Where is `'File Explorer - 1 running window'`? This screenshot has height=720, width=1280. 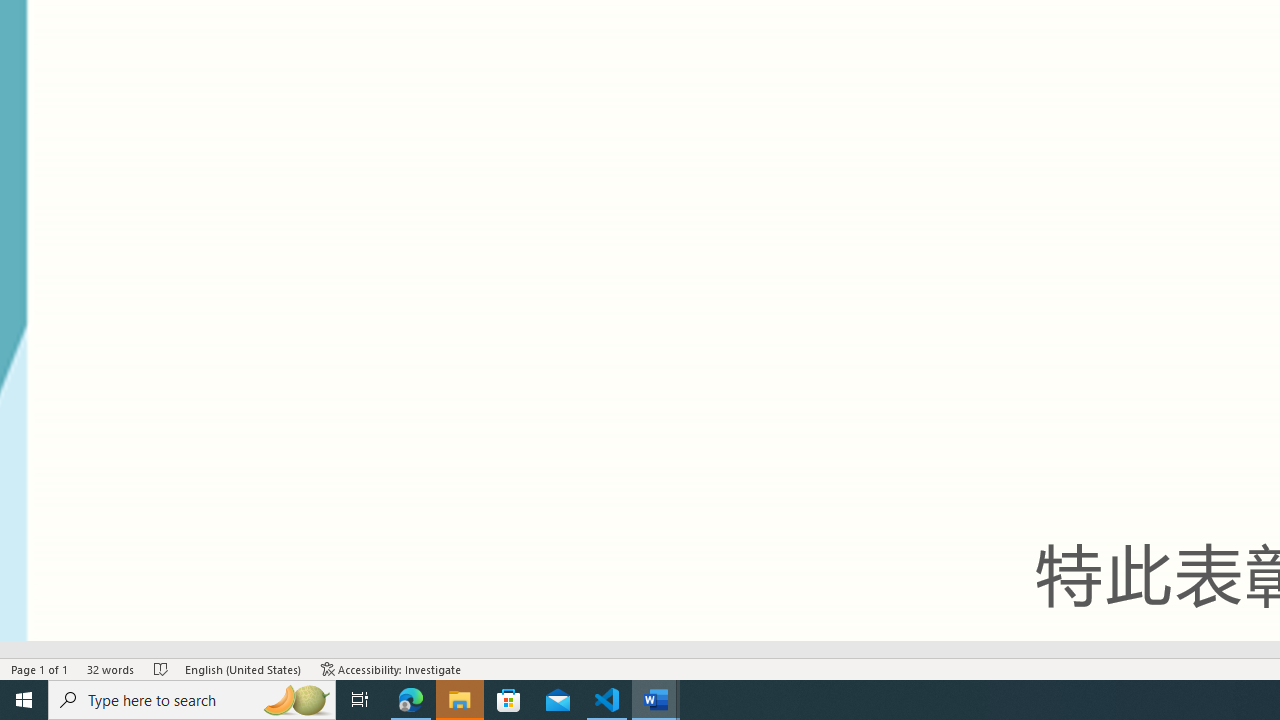
'File Explorer - 1 running window' is located at coordinates (459, 698).